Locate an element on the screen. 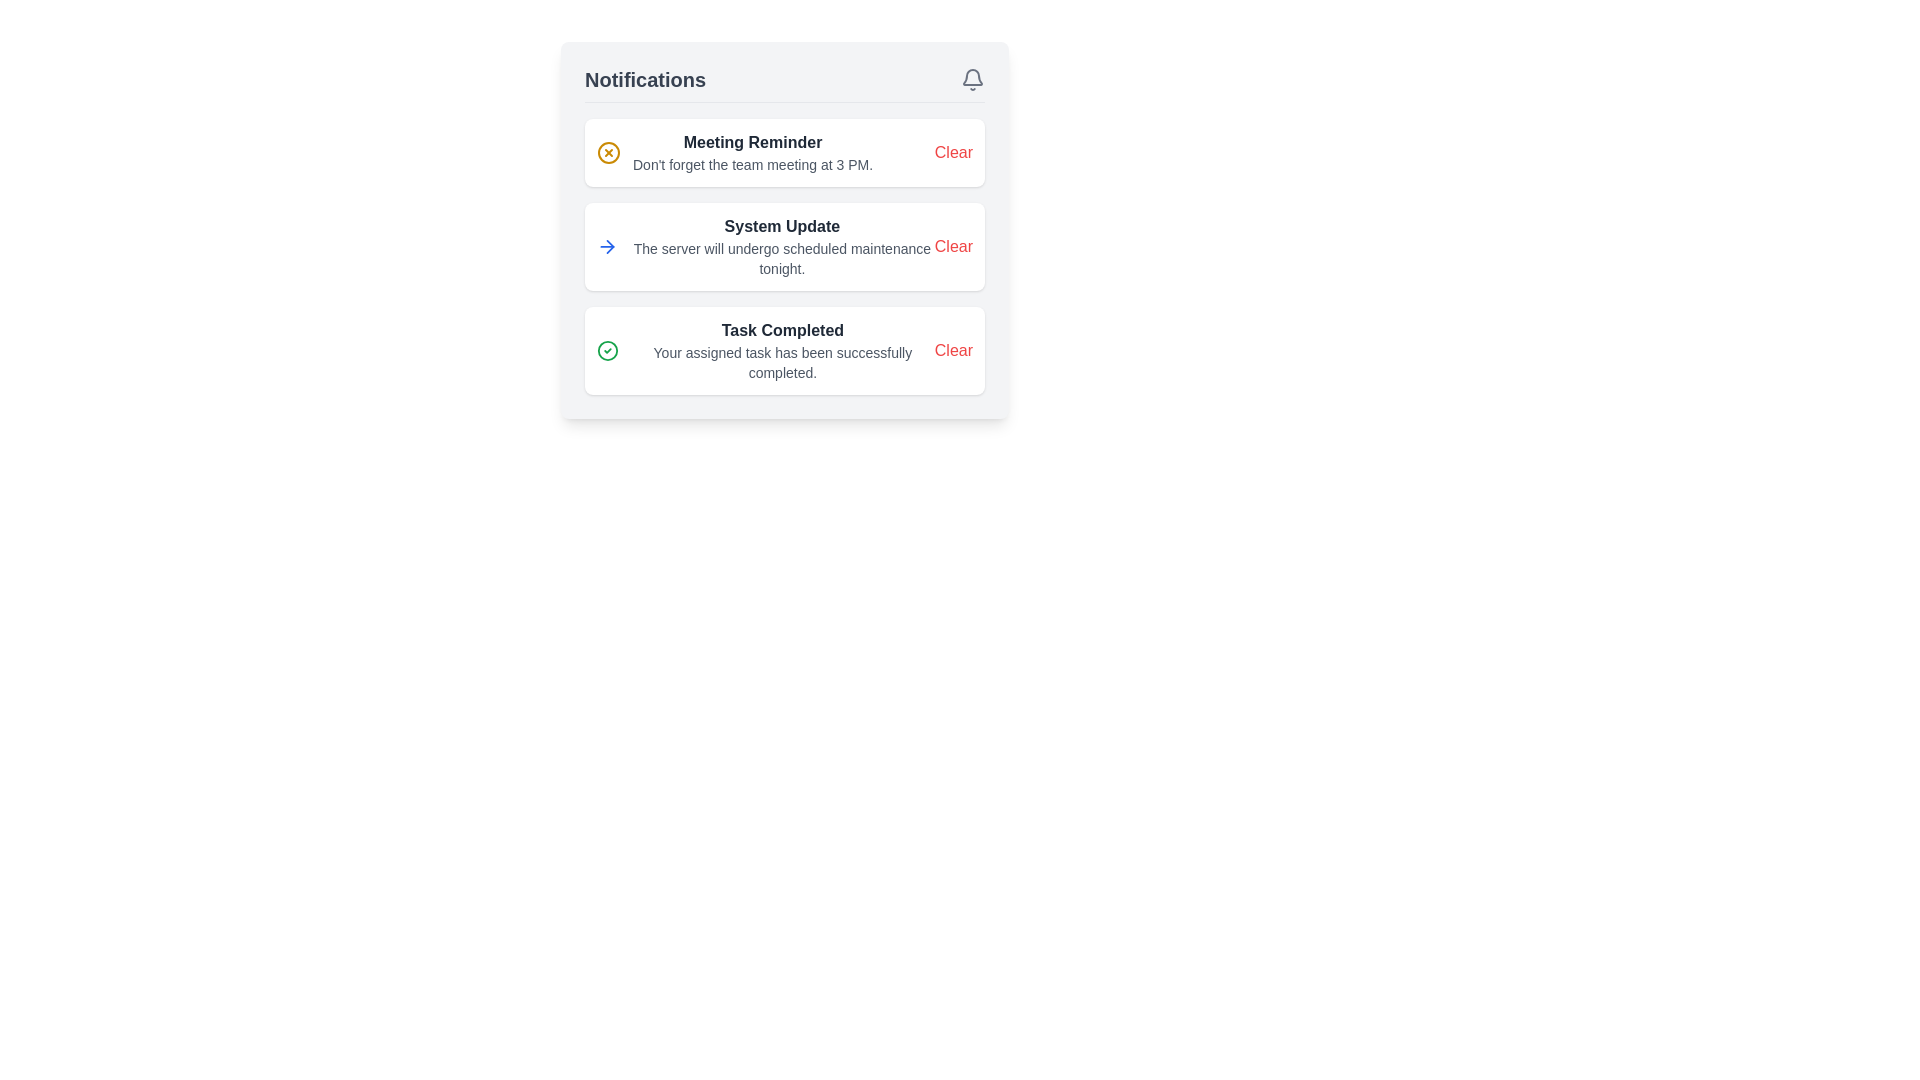 This screenshot has width=1920, height=1080. the arrowhead icon in the upper-right corner of the 'System Update' notification card, which serves as a visual indicator for forward action or additional details is located at coordinates (609, 245).